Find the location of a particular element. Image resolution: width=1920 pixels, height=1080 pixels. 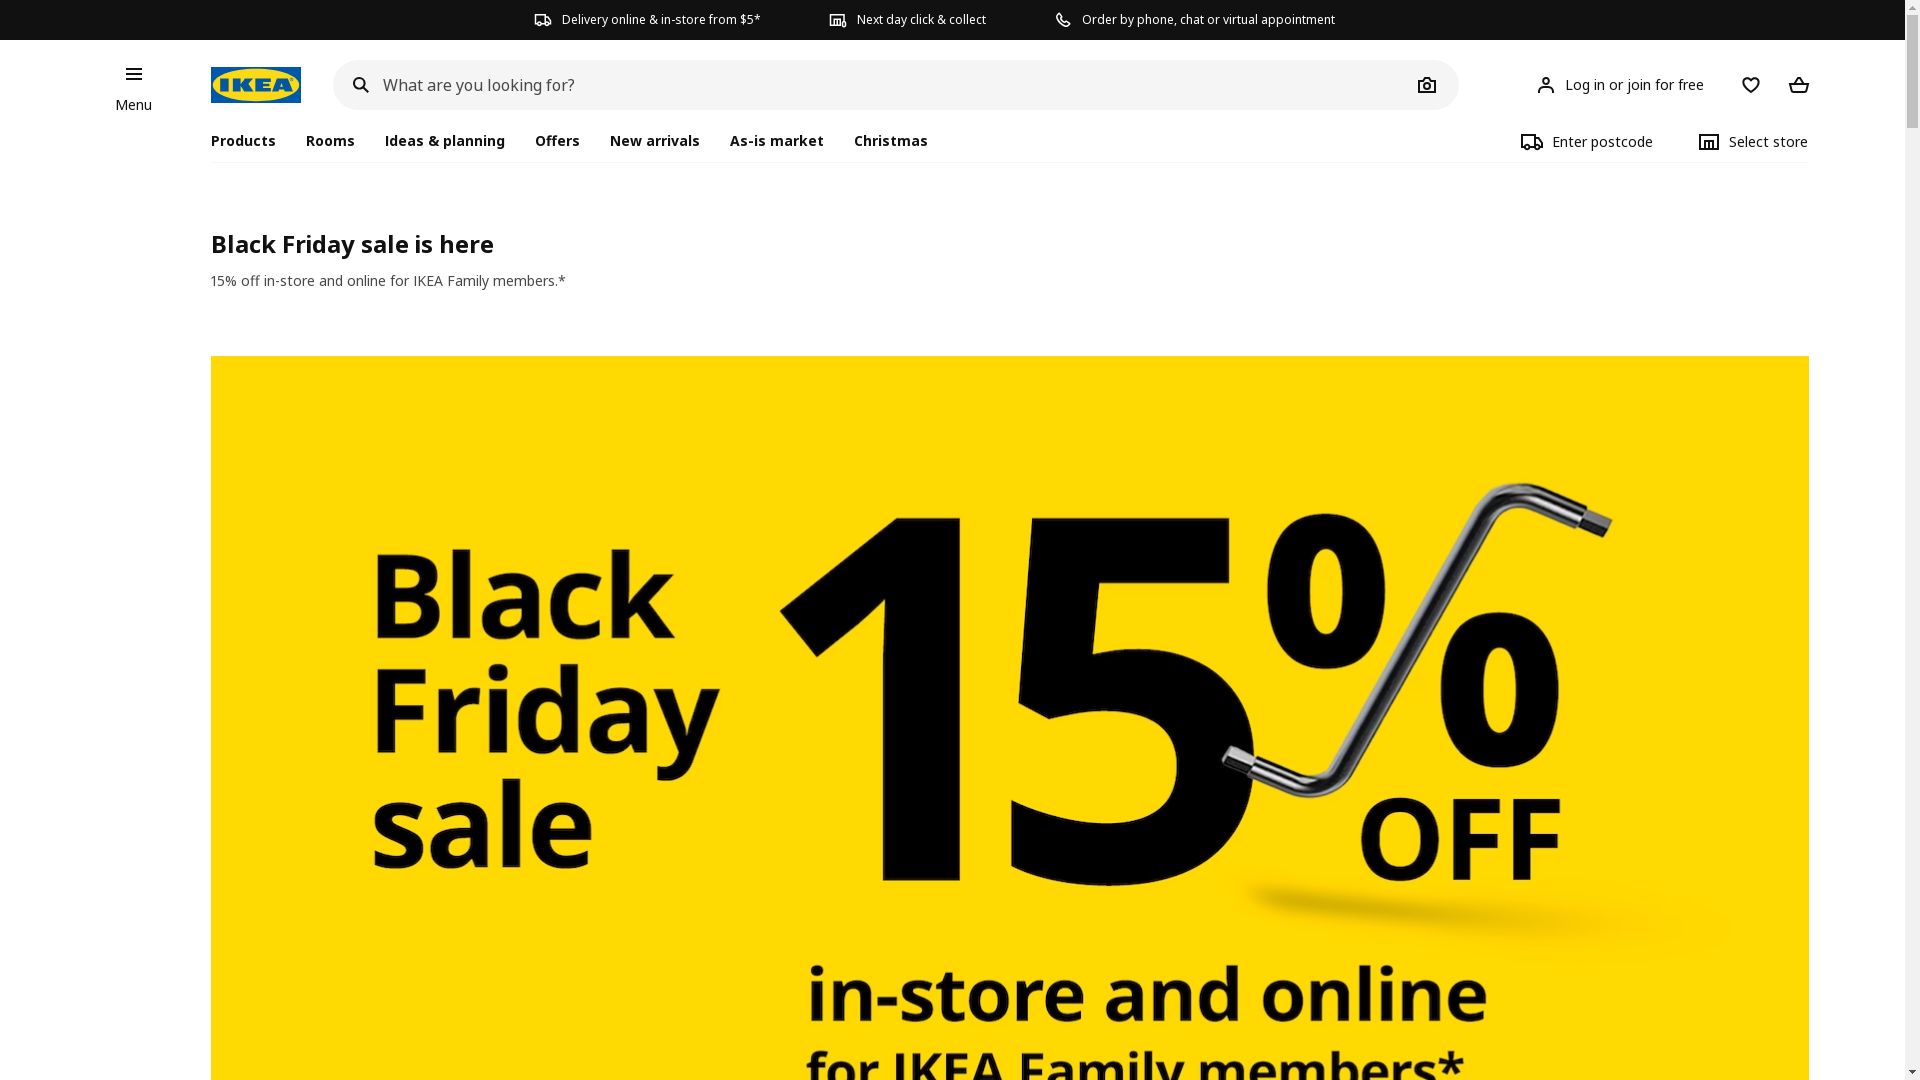

'New arrivals' is located at coordinates (654, 140).